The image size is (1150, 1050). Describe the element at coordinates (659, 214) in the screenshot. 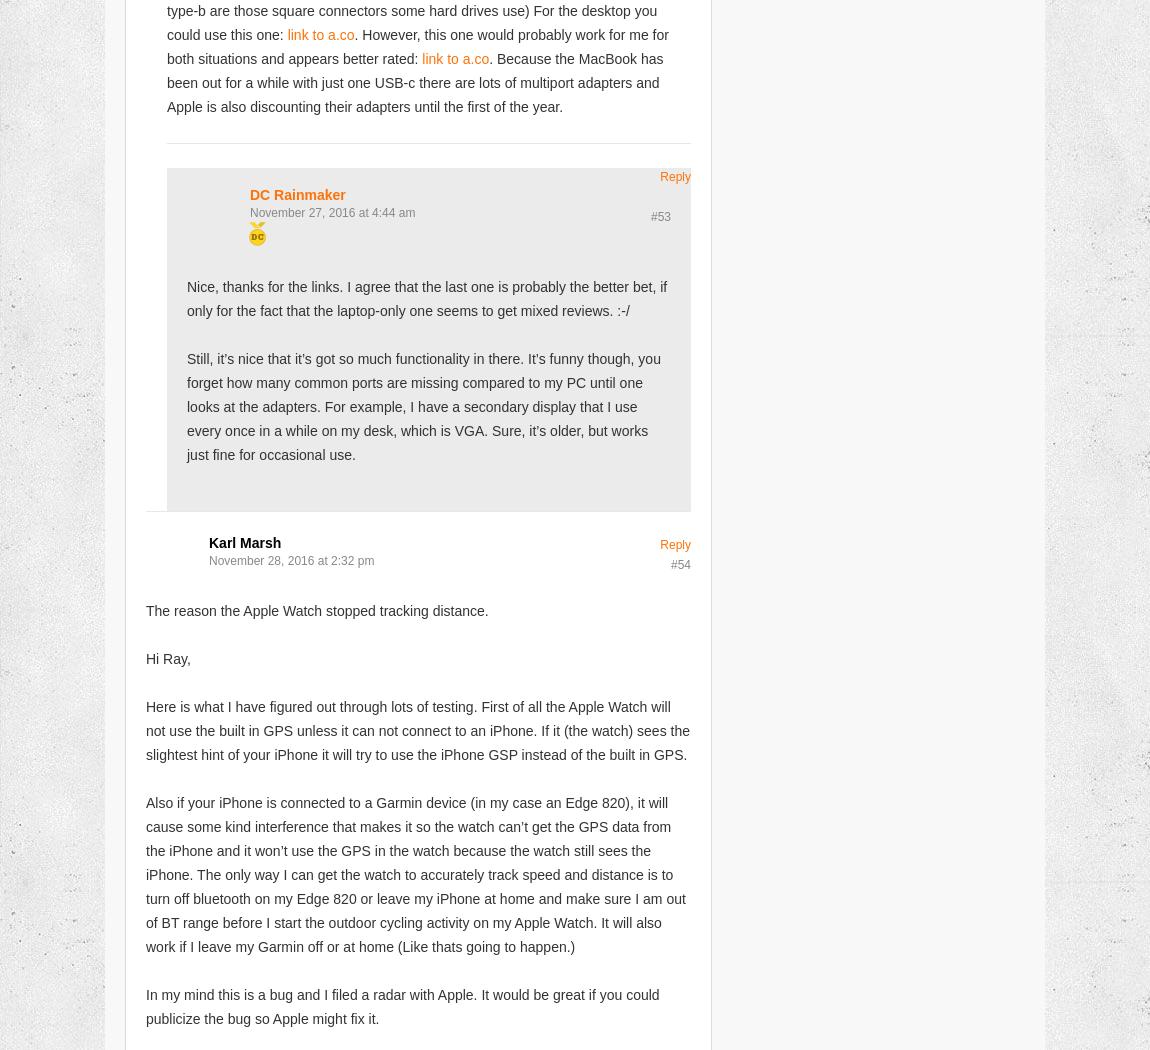

I see `'#53'` at that location.